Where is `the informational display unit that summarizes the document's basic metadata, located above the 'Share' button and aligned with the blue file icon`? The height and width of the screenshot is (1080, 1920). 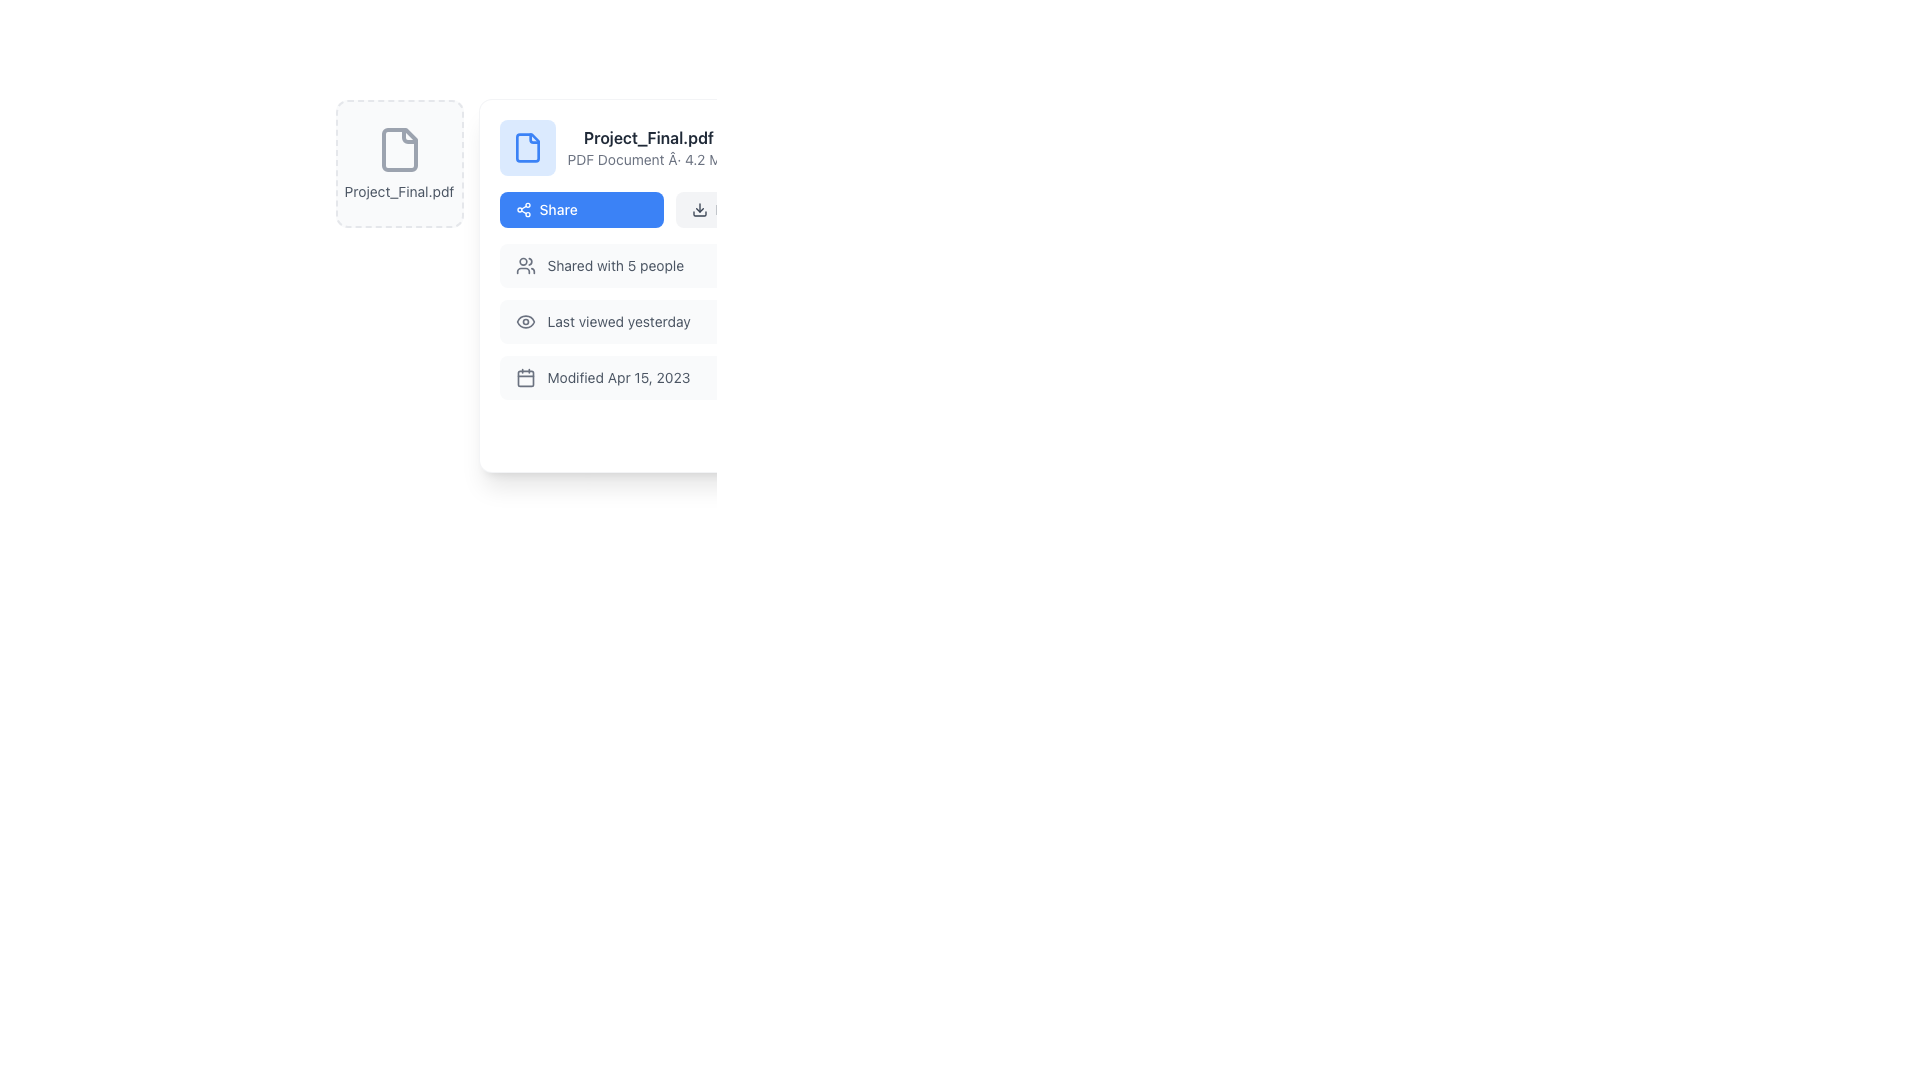 the informational display unit that summarizes the document's basic metadata, located above the 'Share' button and aligned with the blue file icon is located at coordinates (613, 146).